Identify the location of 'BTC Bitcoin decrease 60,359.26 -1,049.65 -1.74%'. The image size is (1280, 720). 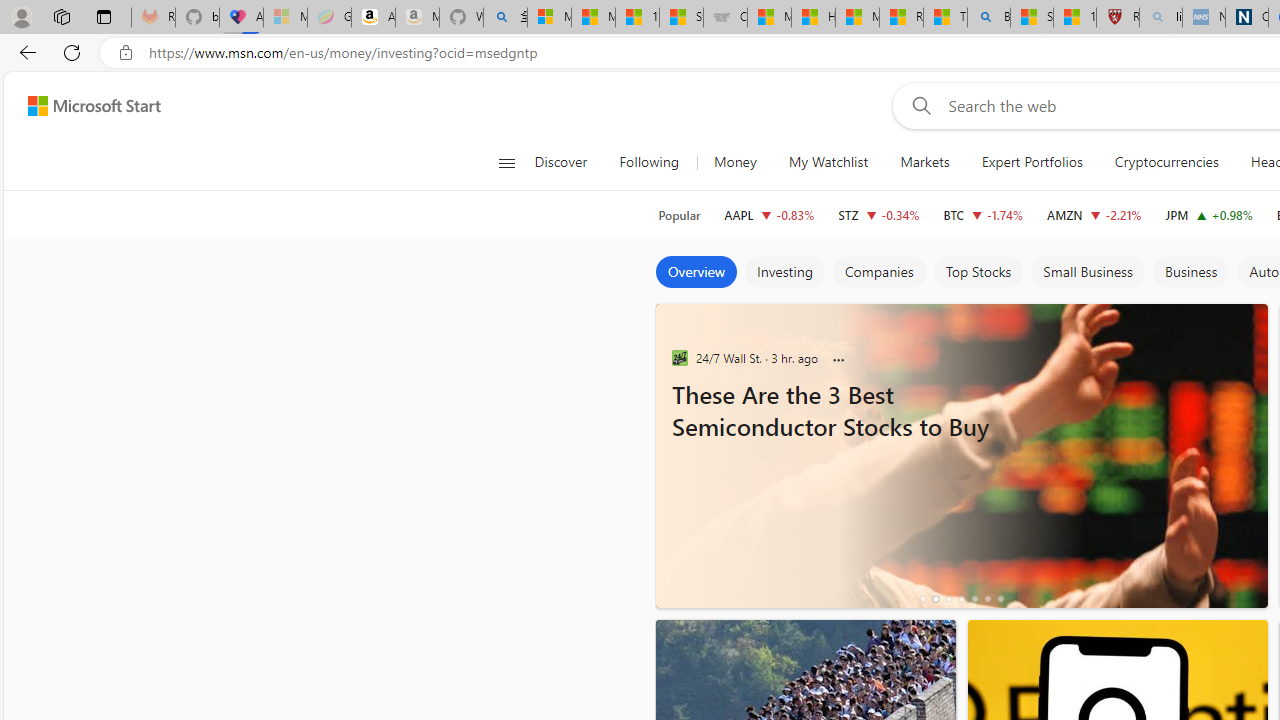
(983, 214).